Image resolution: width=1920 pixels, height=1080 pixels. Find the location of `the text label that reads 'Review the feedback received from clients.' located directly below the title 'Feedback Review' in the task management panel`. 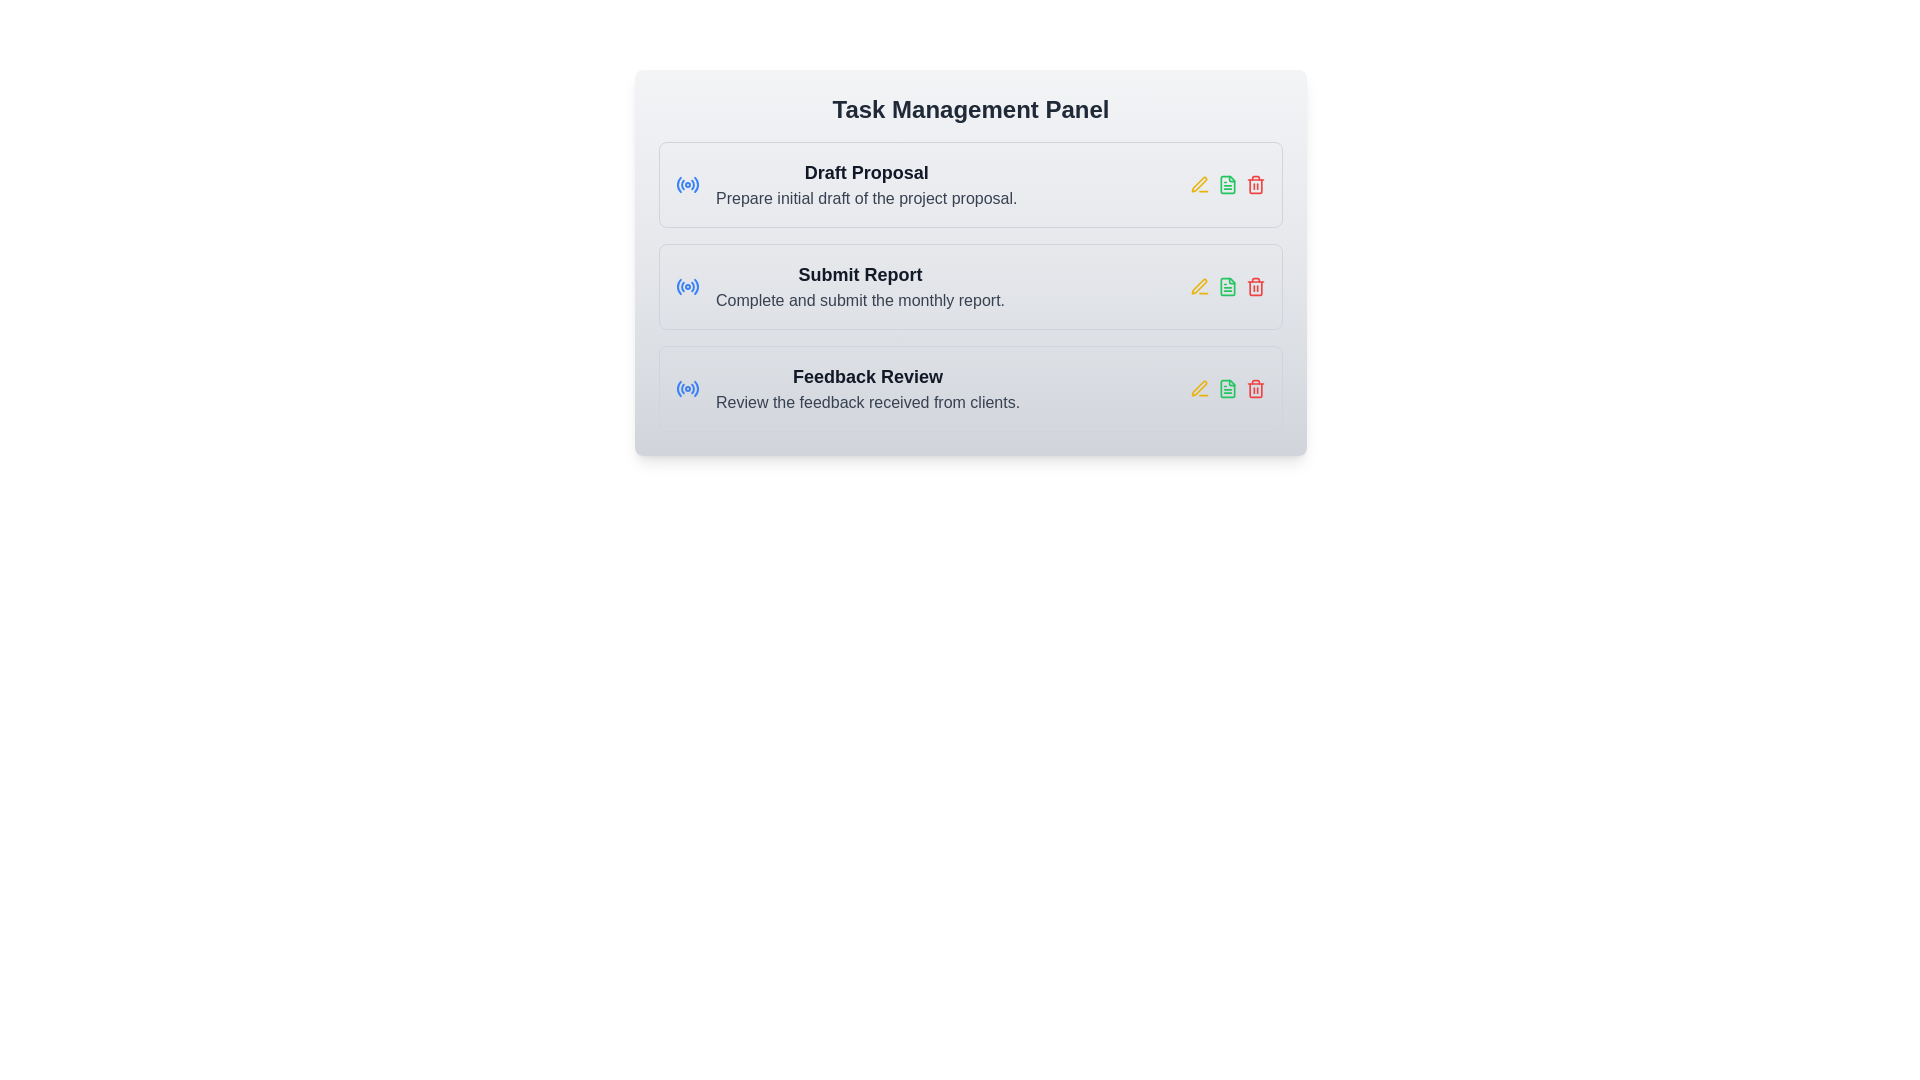

the text label that reads 'Review the feedback received from clients.' located directly below the title 'Feedback Review' in the task management panel is located at coordinates (868, 402).